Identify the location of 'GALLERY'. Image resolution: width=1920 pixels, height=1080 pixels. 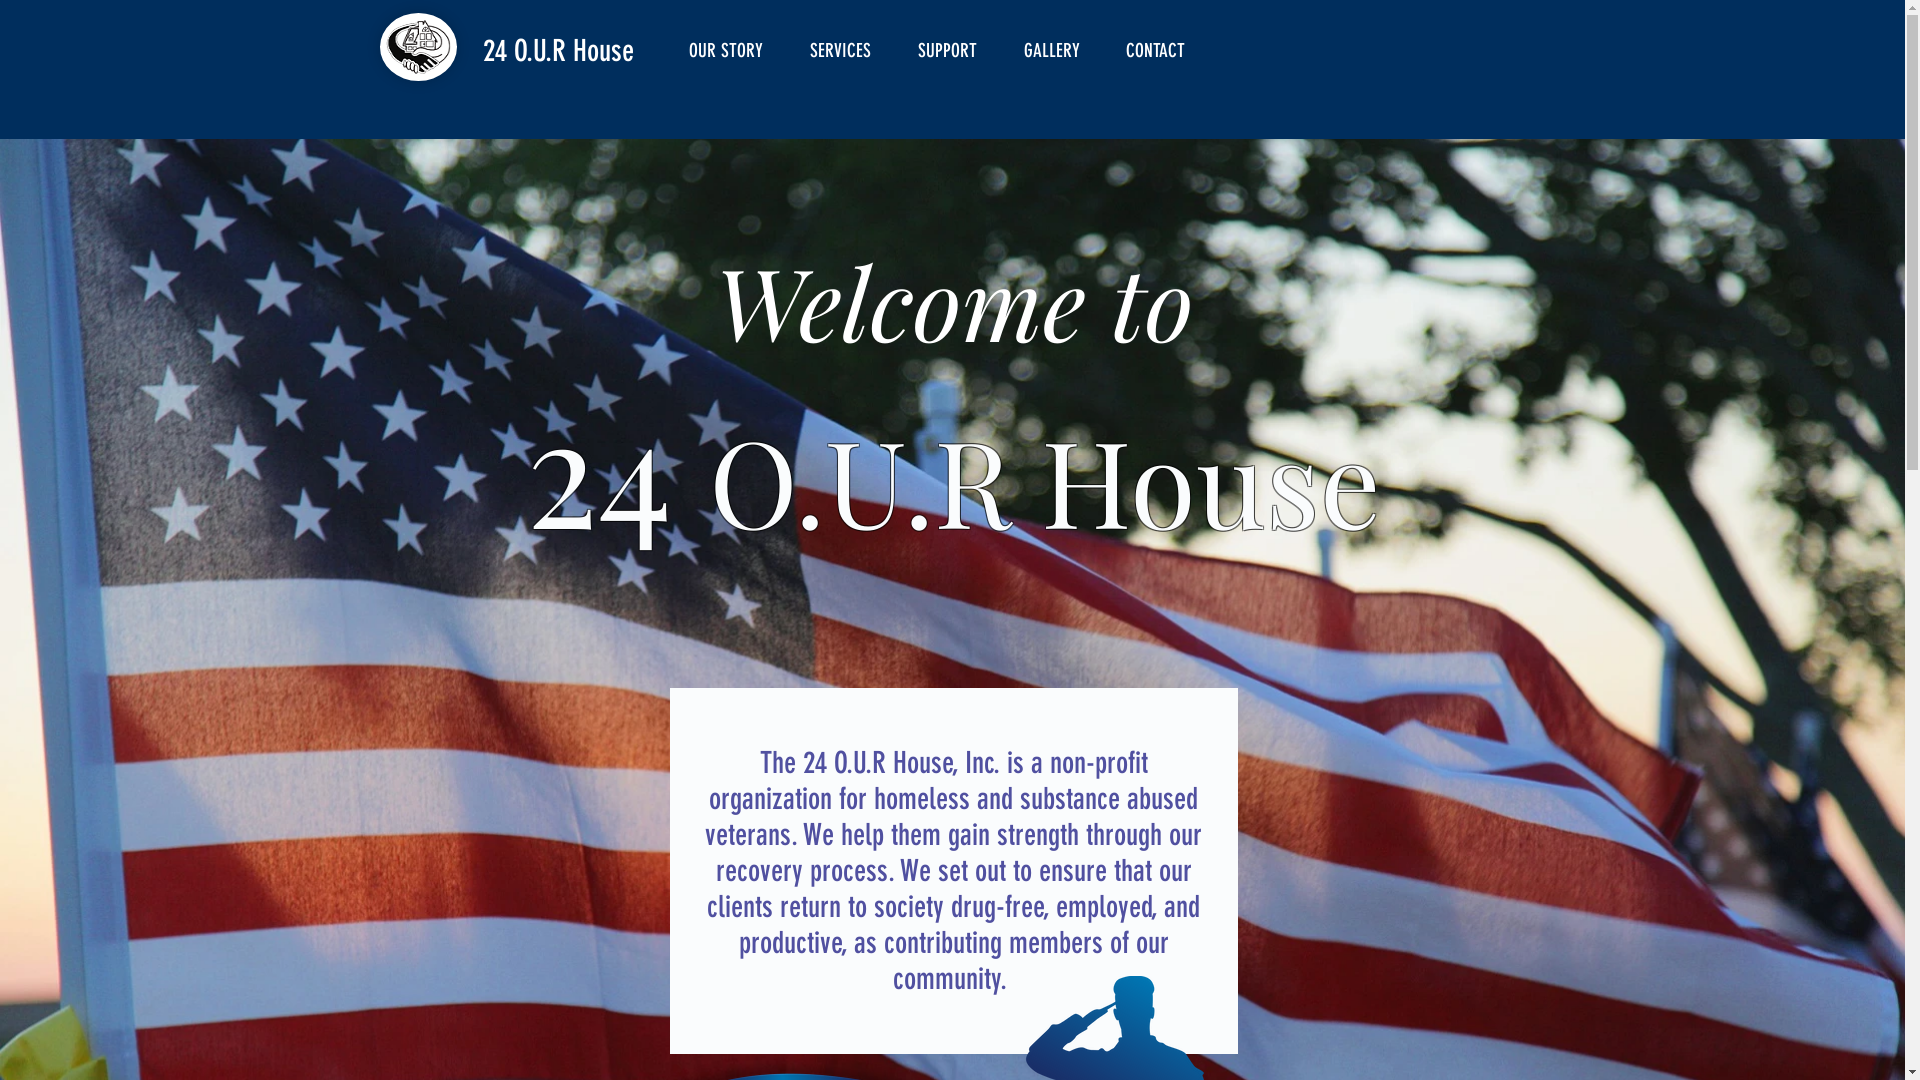
(1058, 49).